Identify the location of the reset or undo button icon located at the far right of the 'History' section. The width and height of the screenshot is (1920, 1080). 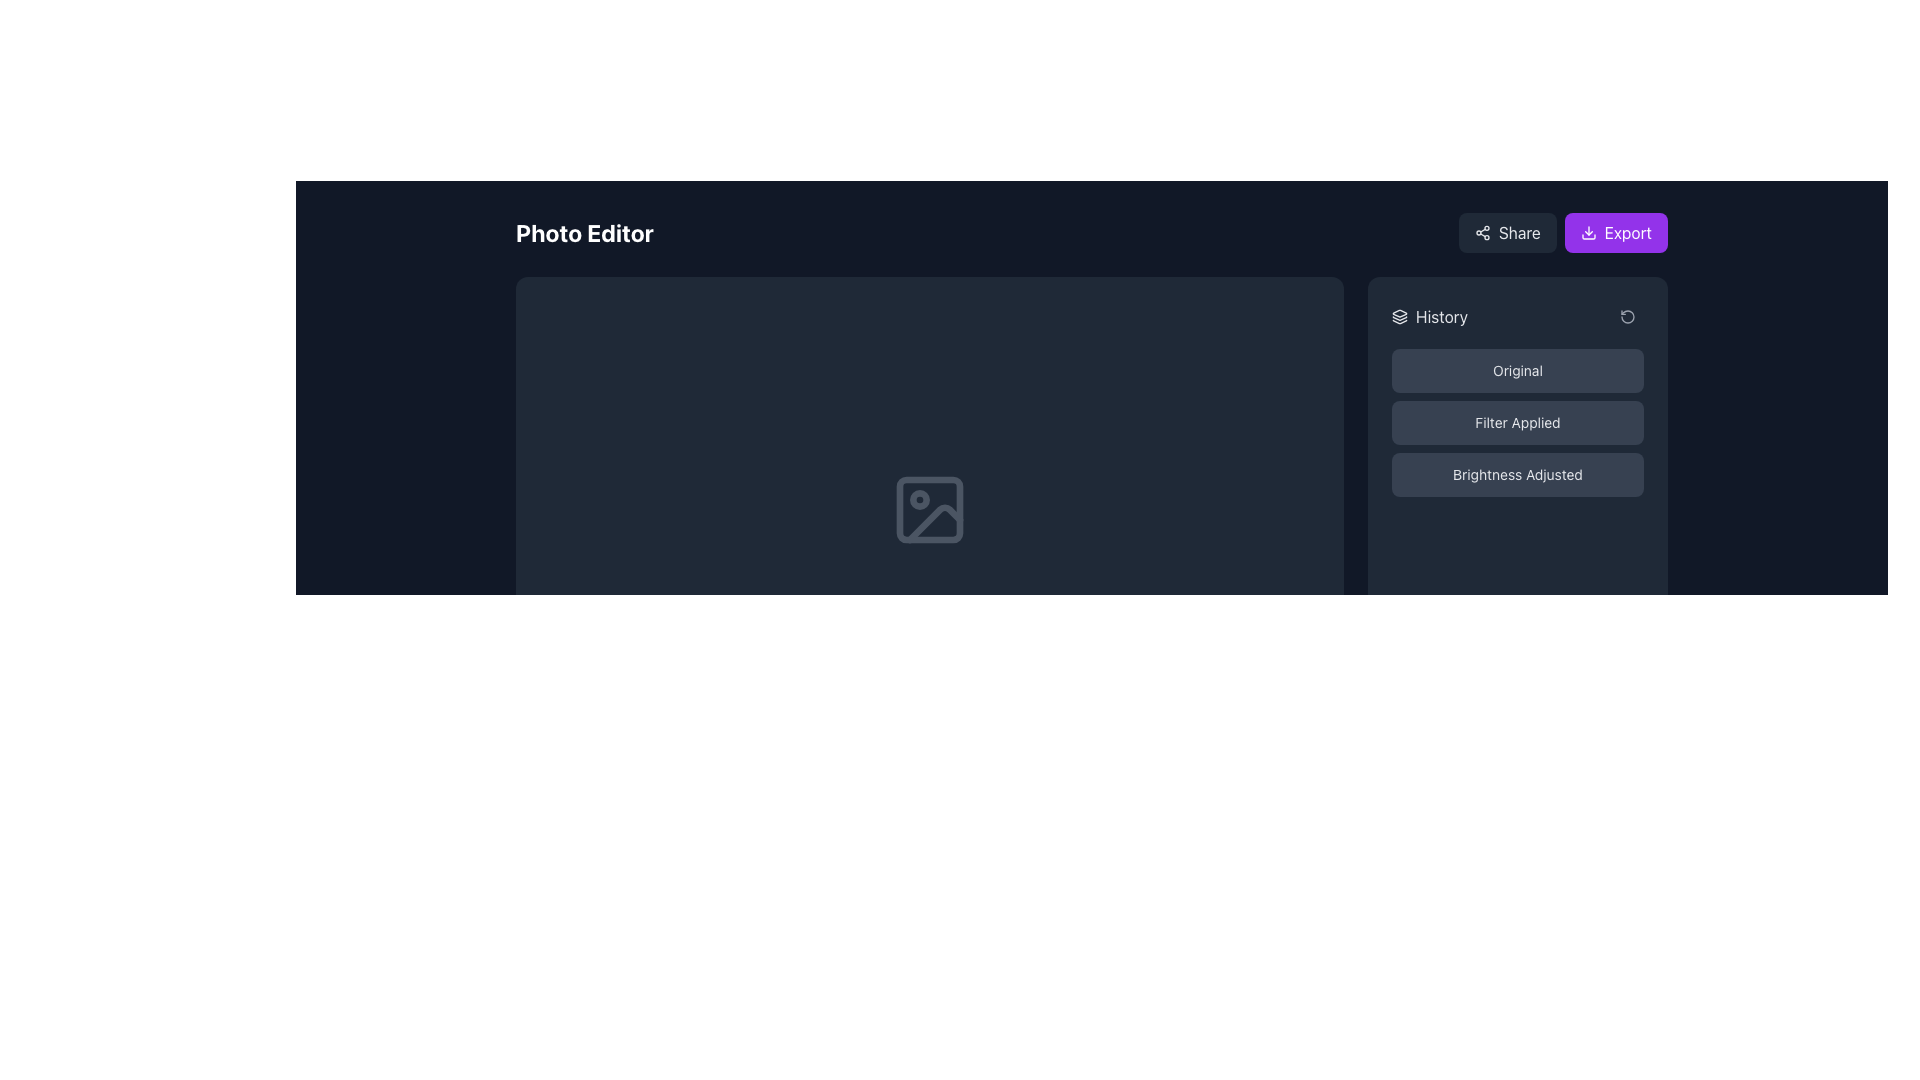
(1627, 315).